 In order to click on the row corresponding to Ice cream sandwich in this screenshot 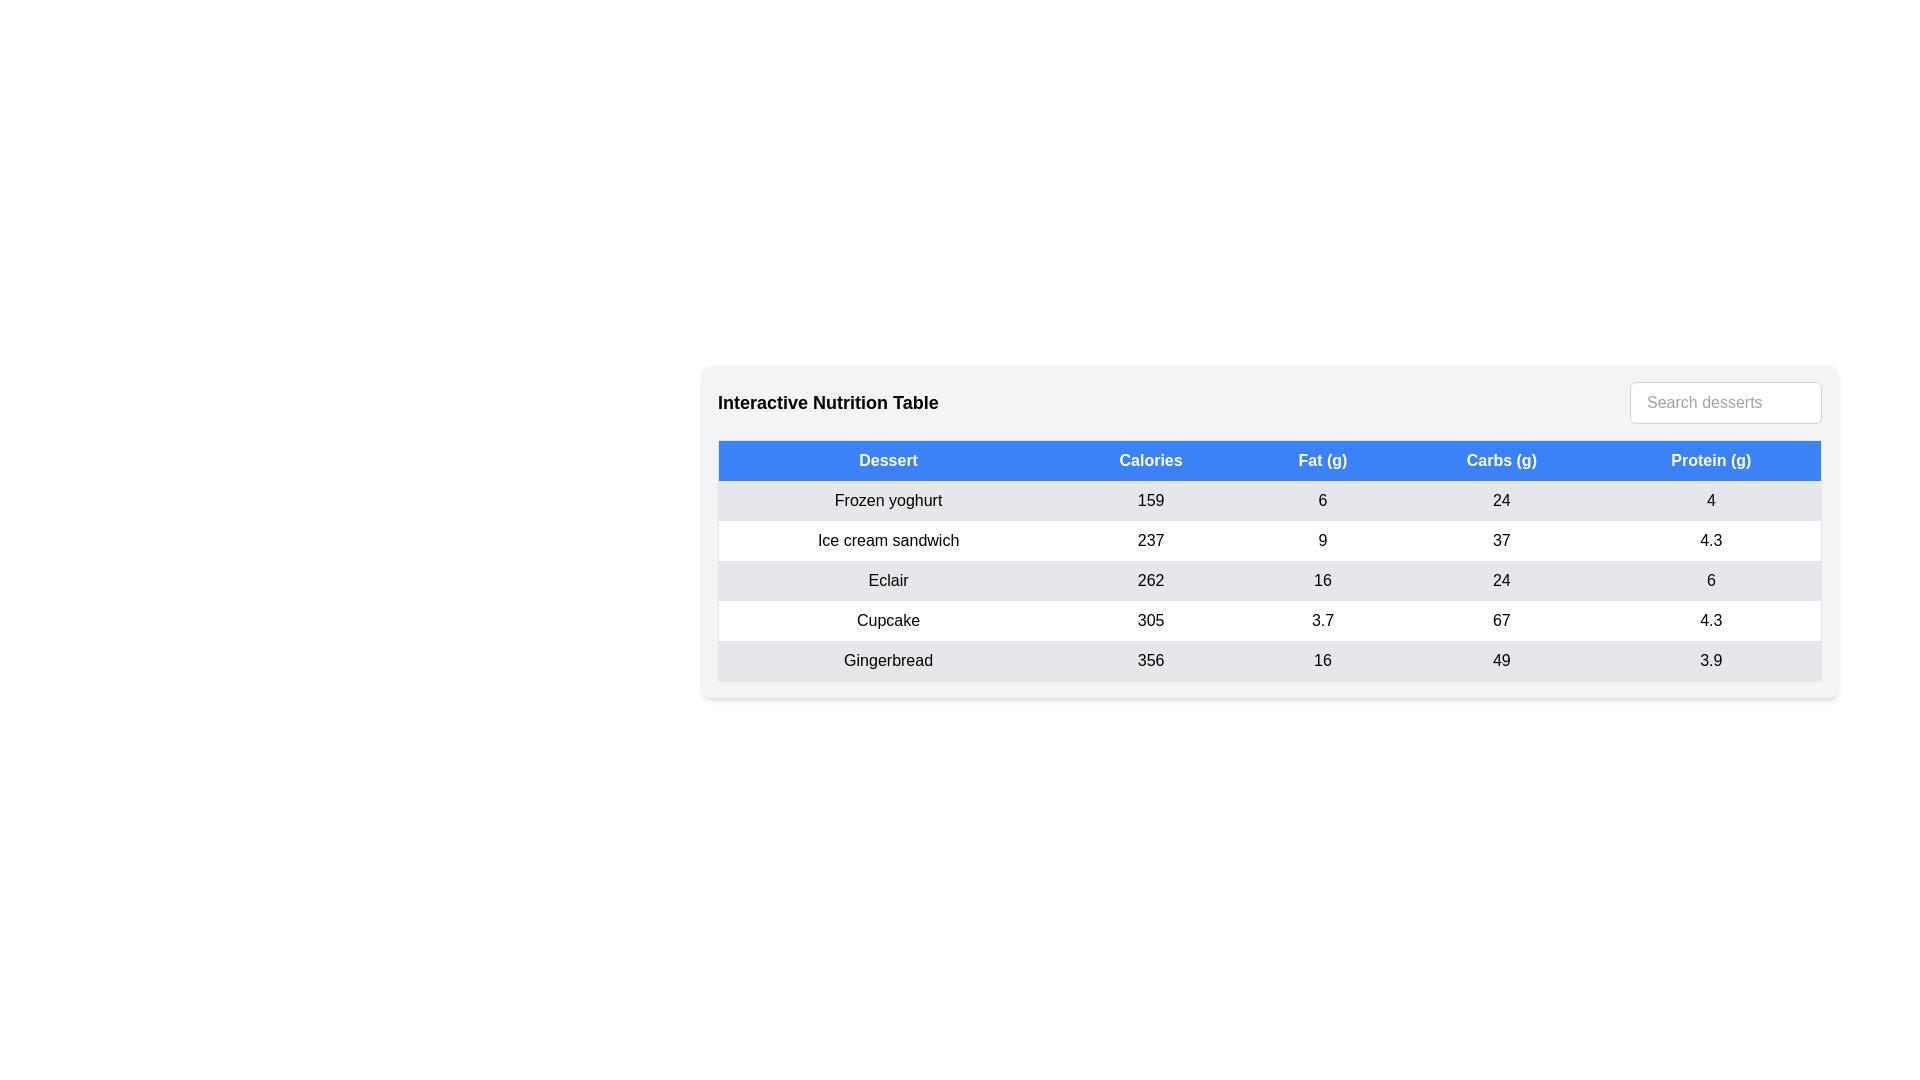, I will do `click(1269, 540)`.